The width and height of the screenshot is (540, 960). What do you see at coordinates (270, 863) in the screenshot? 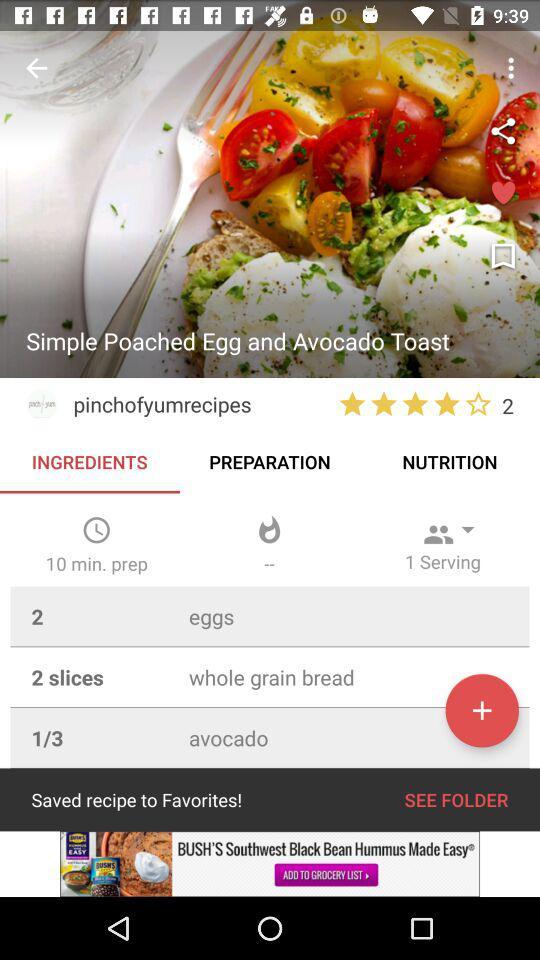
I see `open advertisement` at bounding box center [270, 863].